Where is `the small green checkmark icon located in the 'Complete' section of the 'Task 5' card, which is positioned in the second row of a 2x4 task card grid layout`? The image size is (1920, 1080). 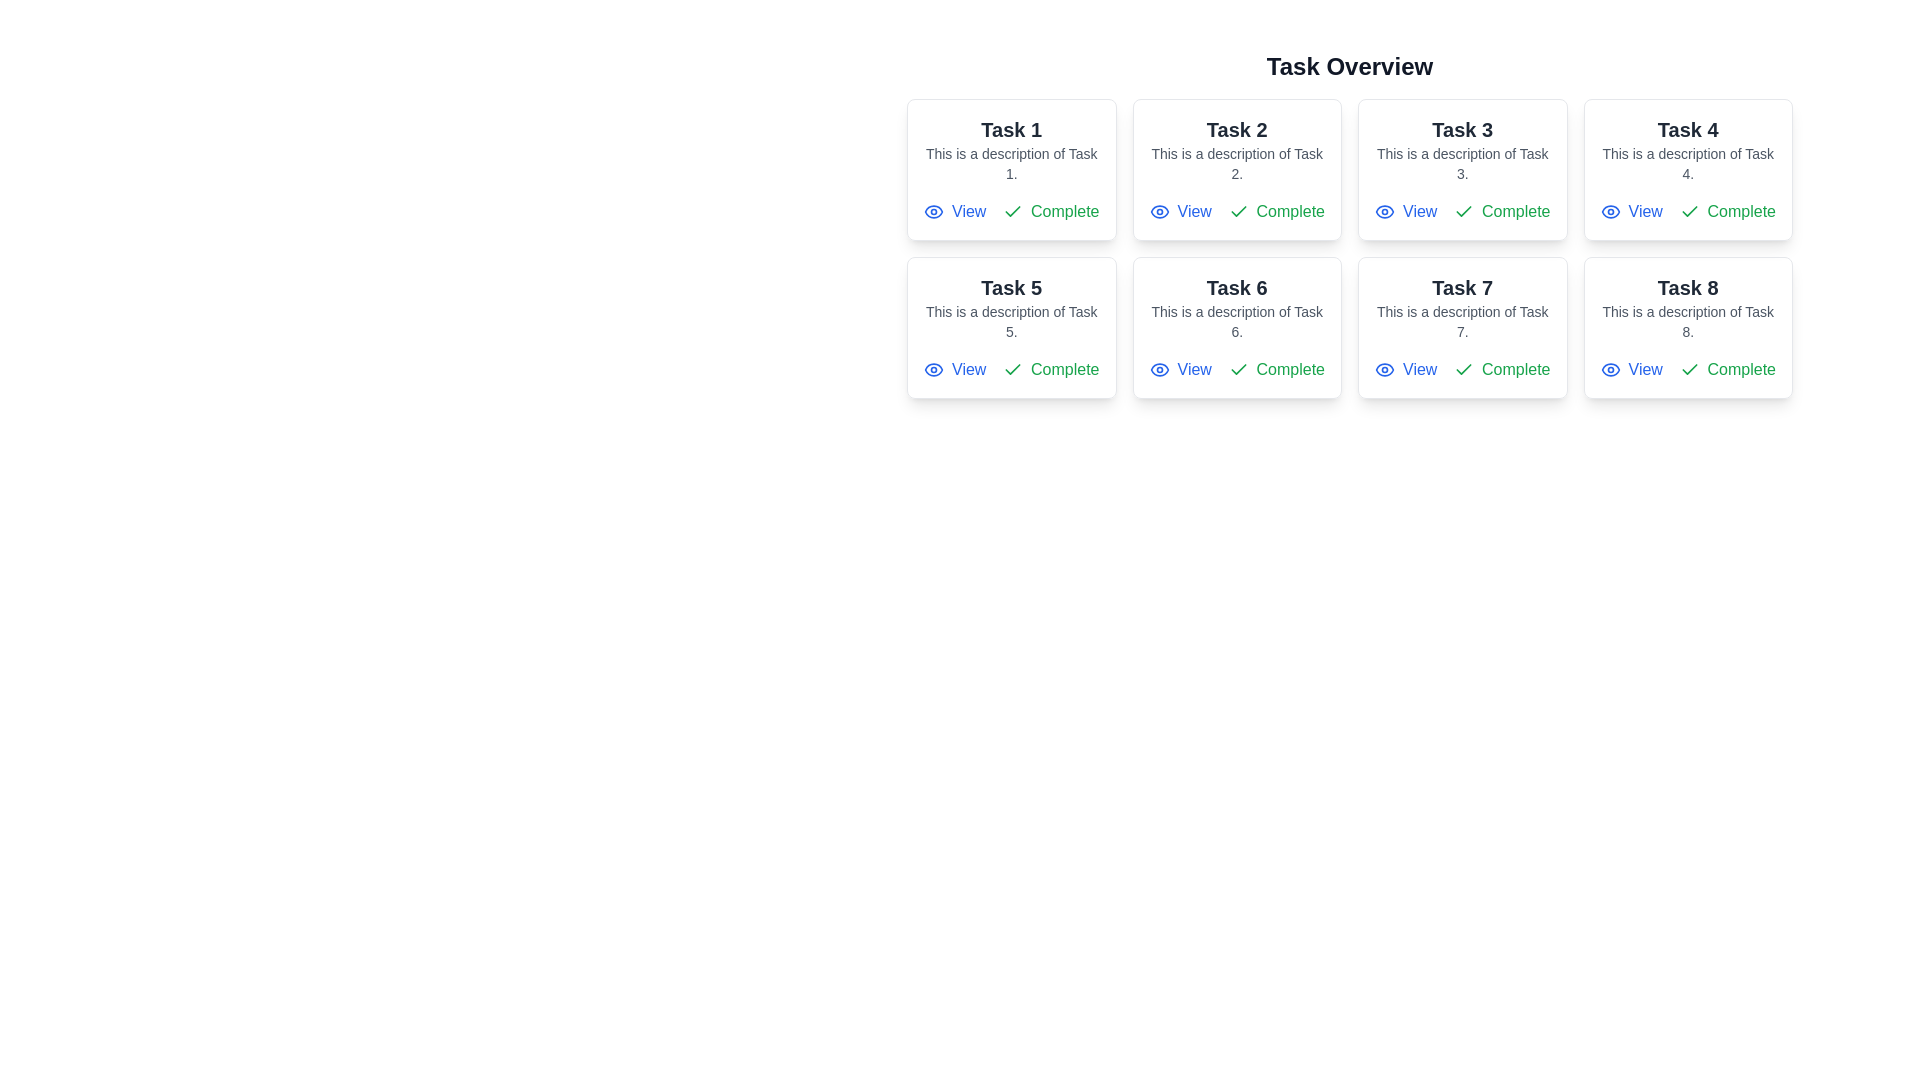 the small green checkmark icon located in the 'Complete' section of the 'Task 5' card, which is positioned in the second row of a 2x4 task card grid layout is located at coordinates (1012, 369).